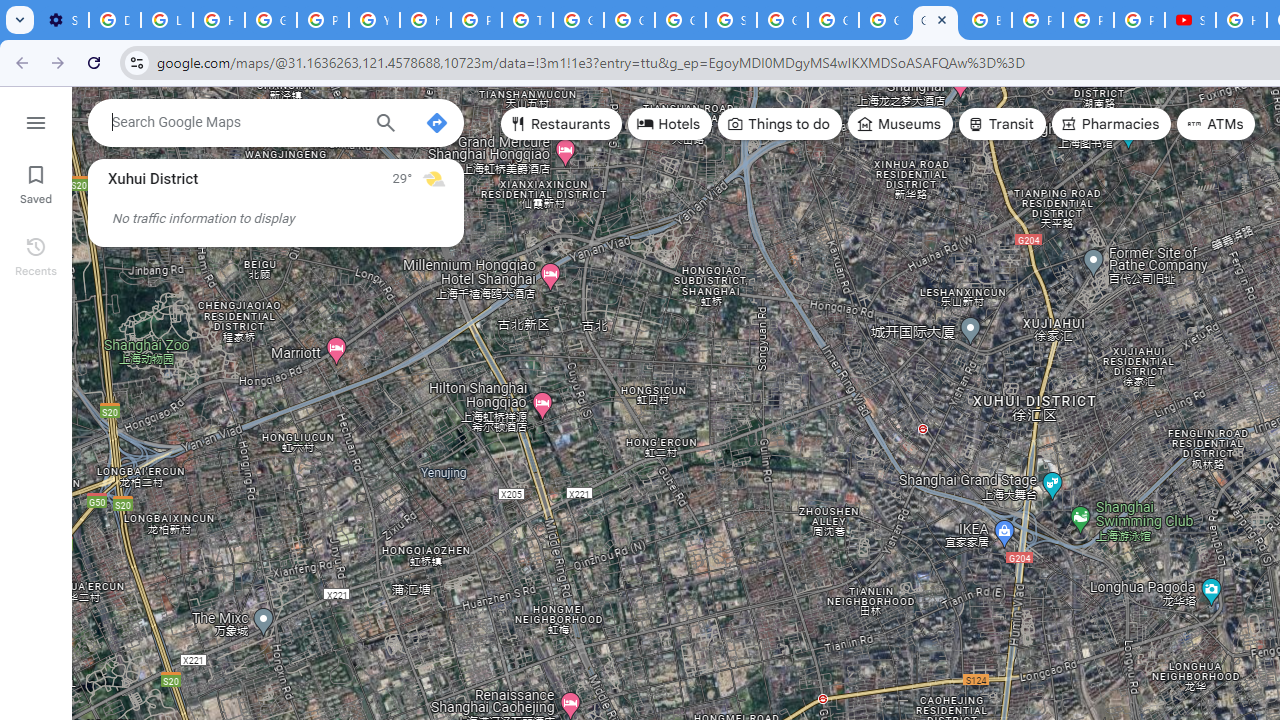  I want to click on 'Hotels', so click(670, 124).